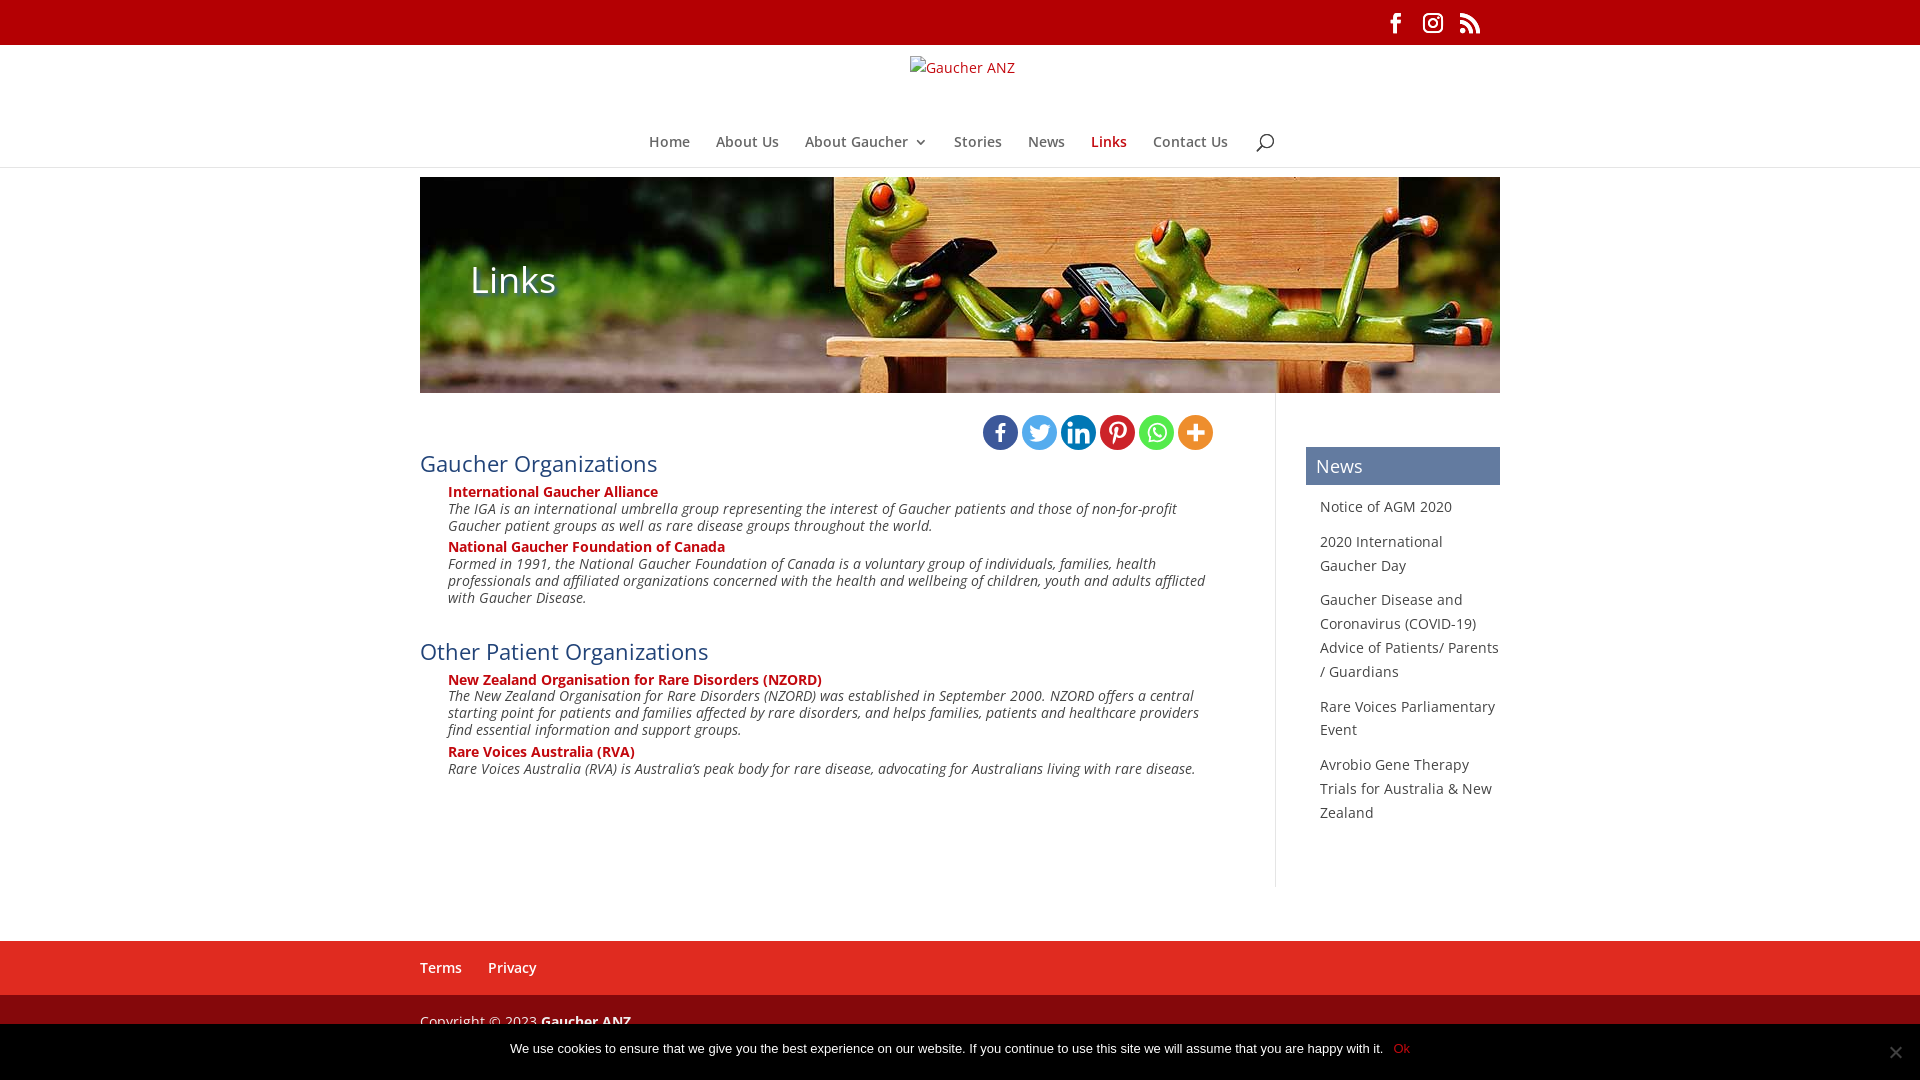 The width and height of the screenshot is (1920, 1080). Describe the element at coordinates (1195, 431) in the screenshot. I see `'More'` at that location.